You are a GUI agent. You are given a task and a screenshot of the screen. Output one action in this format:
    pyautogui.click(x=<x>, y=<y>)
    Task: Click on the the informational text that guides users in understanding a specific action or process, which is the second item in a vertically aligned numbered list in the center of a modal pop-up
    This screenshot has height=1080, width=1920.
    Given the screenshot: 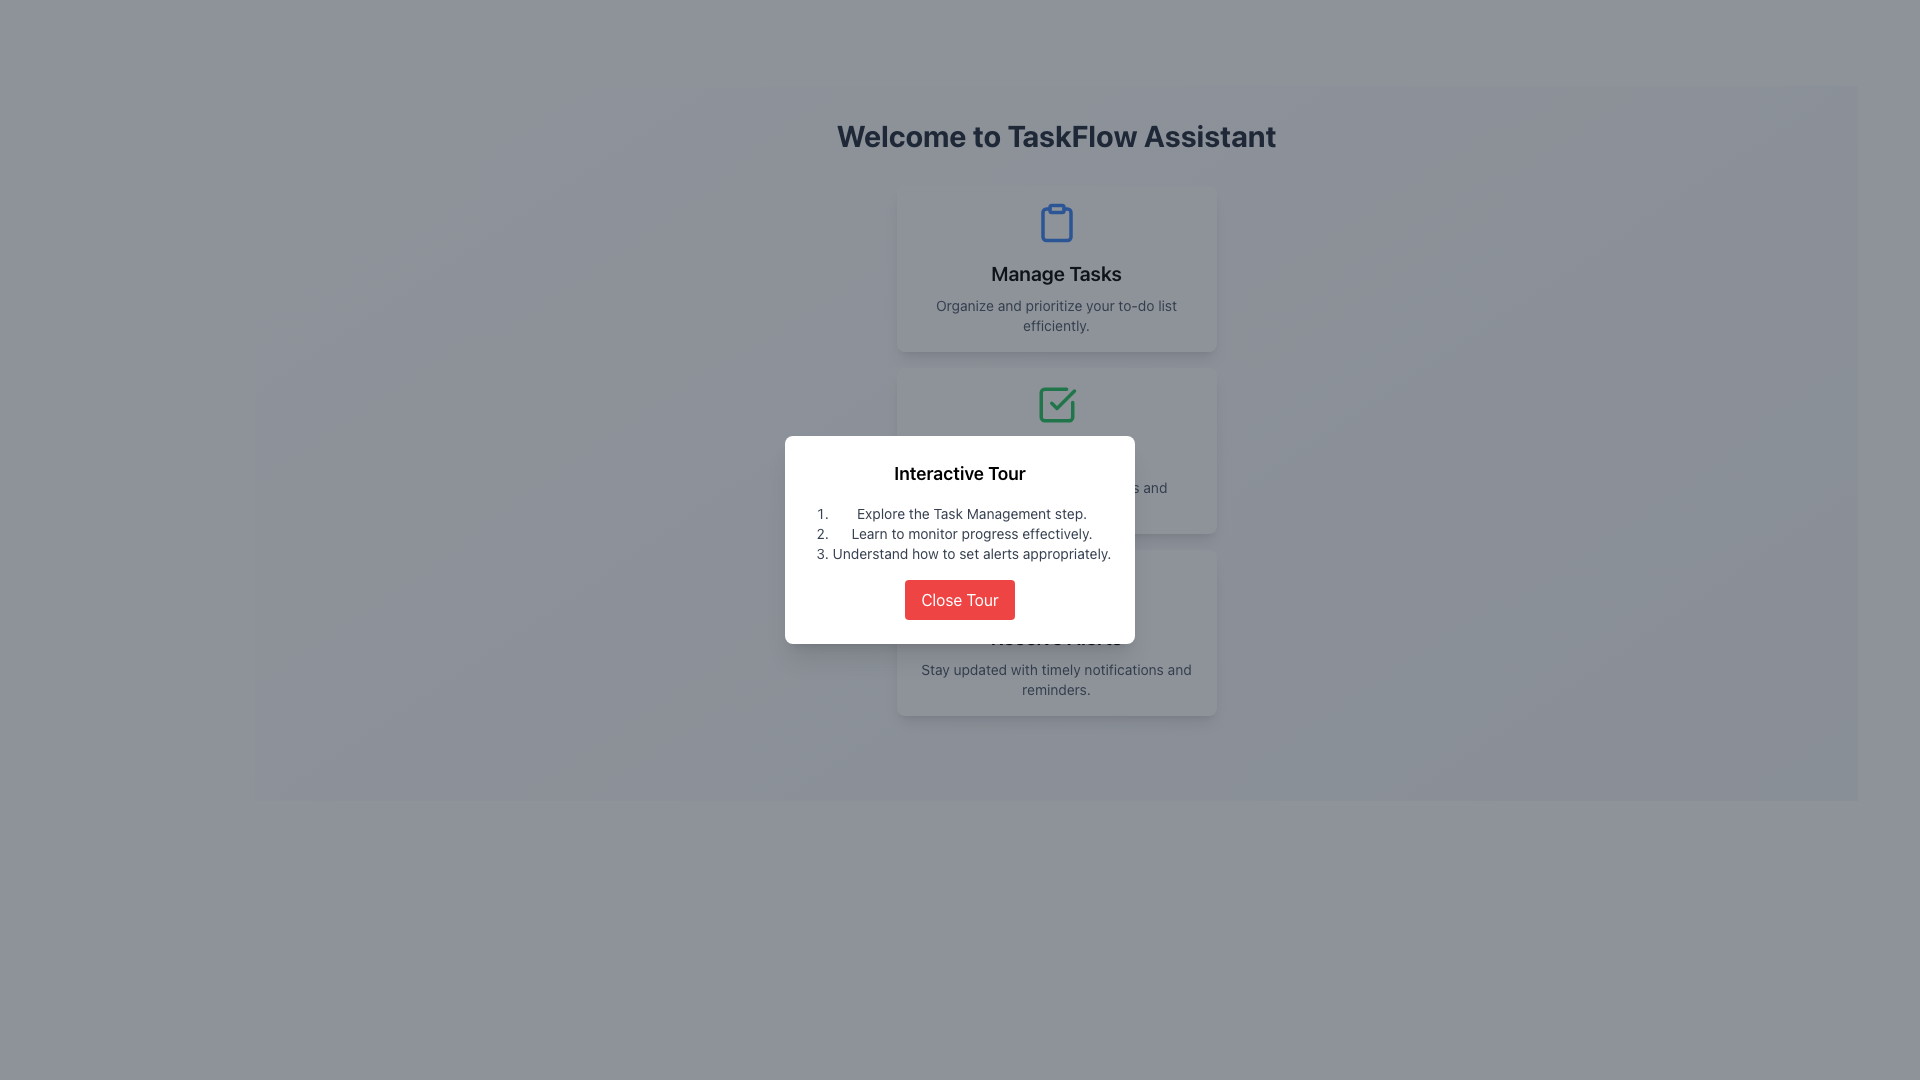 What is the action you would take?
    pyautogui.click(x=971, y=532)
    